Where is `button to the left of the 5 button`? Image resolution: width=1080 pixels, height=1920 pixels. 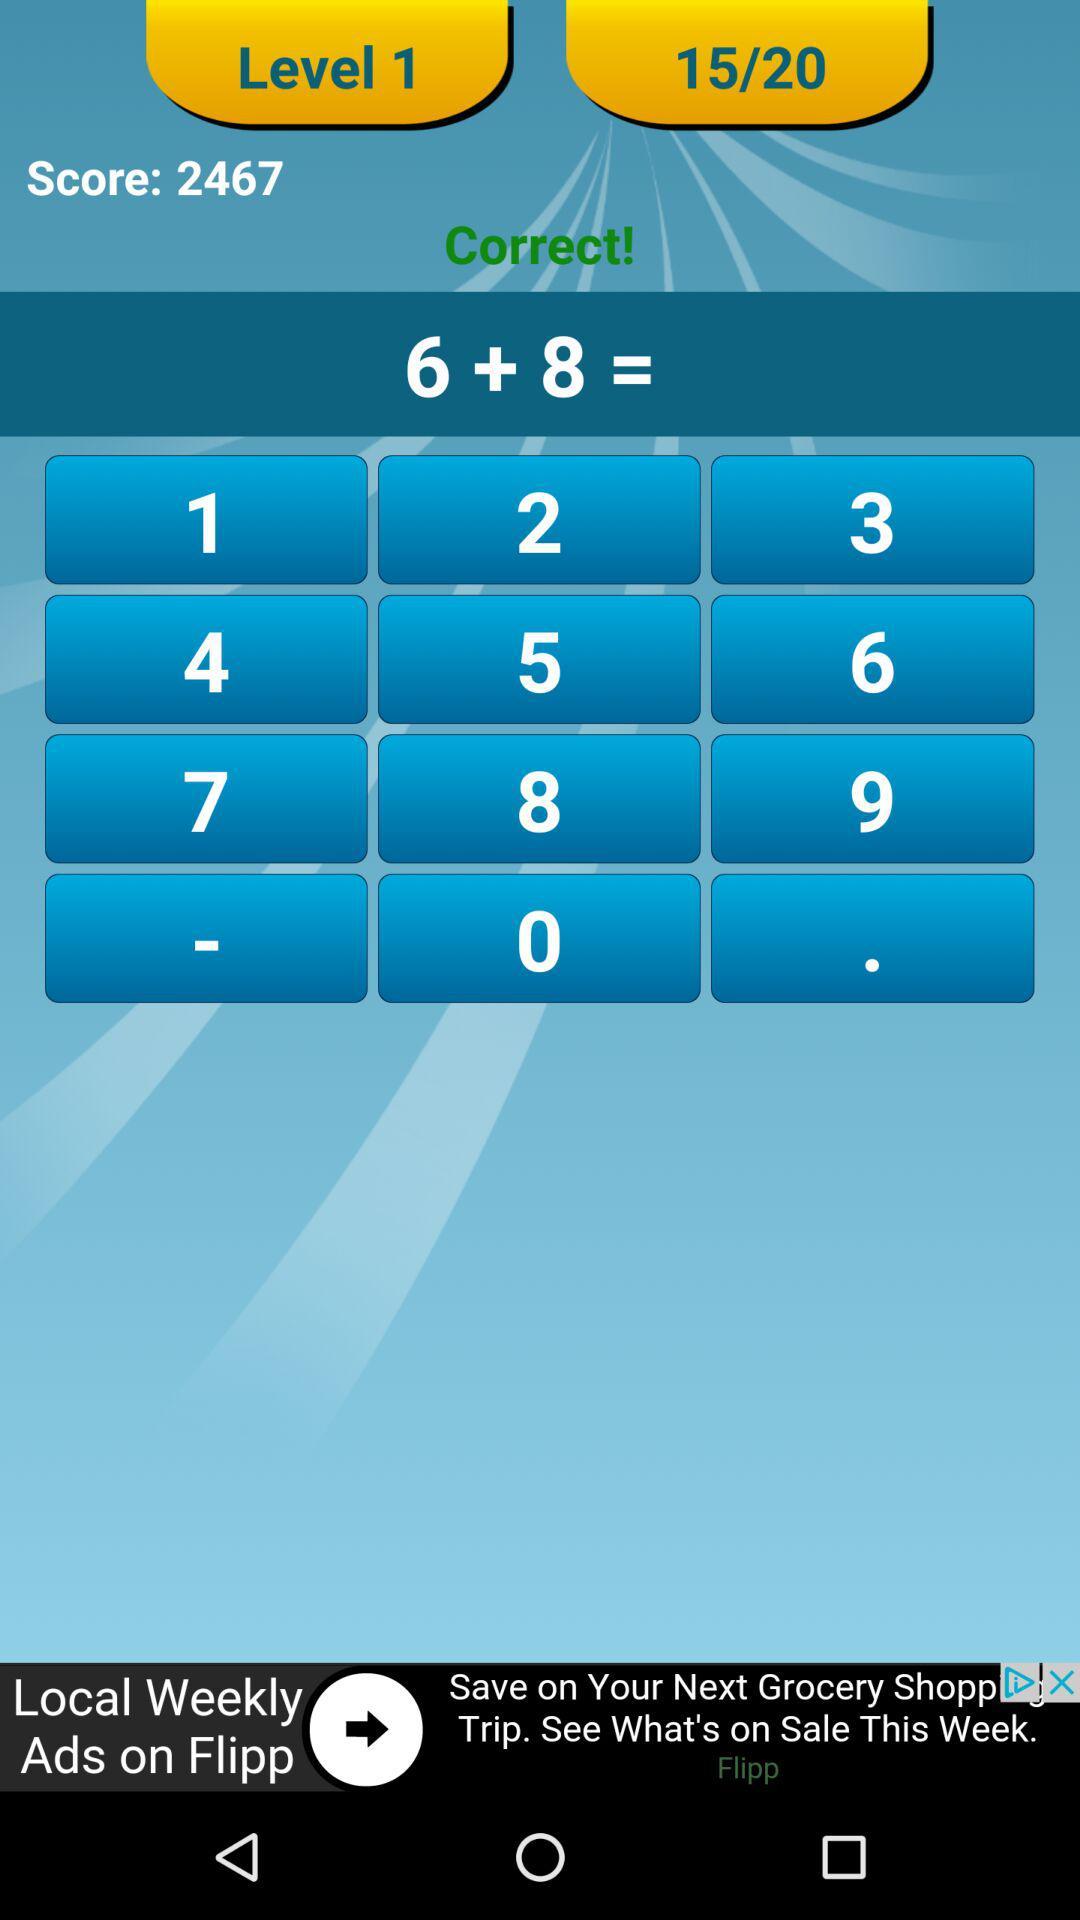 button to the left of the 5 button is located at coordinates (206, 797).